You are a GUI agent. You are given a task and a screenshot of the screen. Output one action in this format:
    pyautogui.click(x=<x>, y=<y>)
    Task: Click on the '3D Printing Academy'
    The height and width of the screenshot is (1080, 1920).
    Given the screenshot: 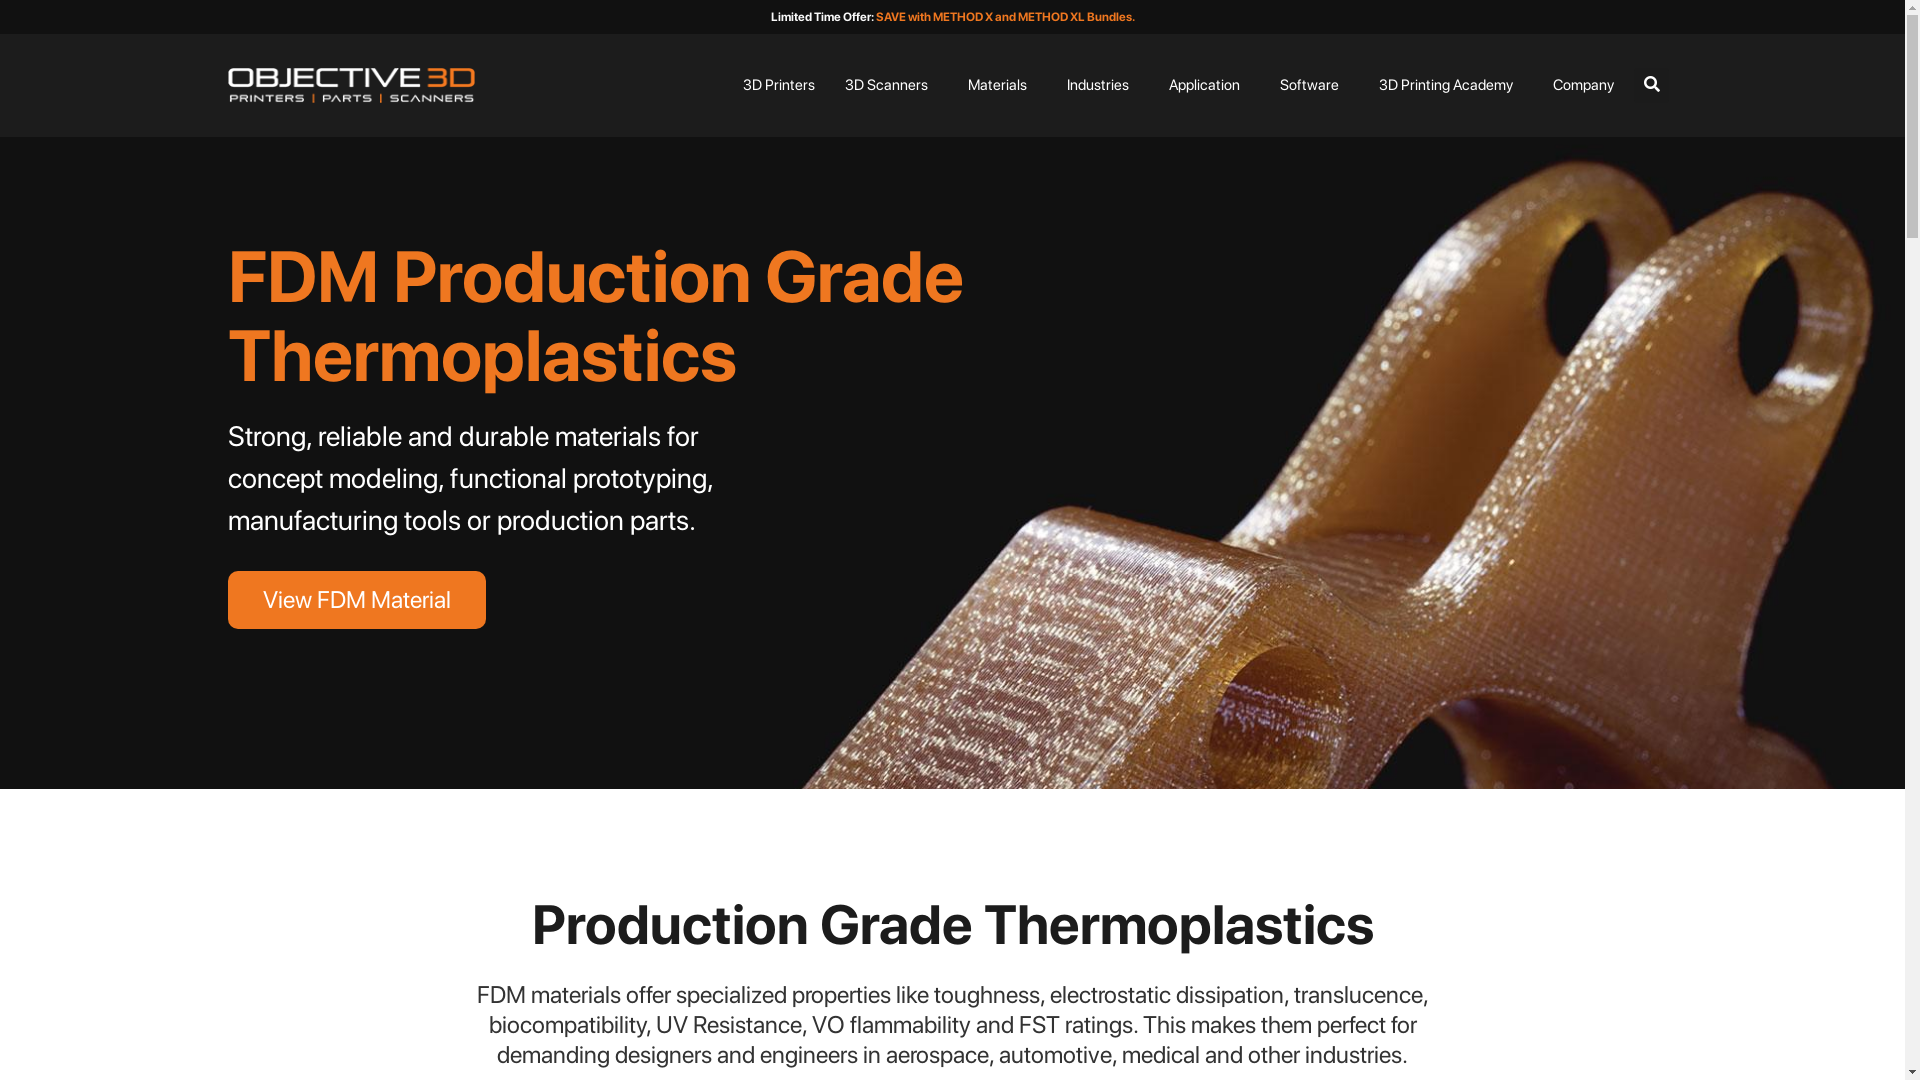 What is the action you would take?
    pyautogui.click(x=1445, y=84)
    